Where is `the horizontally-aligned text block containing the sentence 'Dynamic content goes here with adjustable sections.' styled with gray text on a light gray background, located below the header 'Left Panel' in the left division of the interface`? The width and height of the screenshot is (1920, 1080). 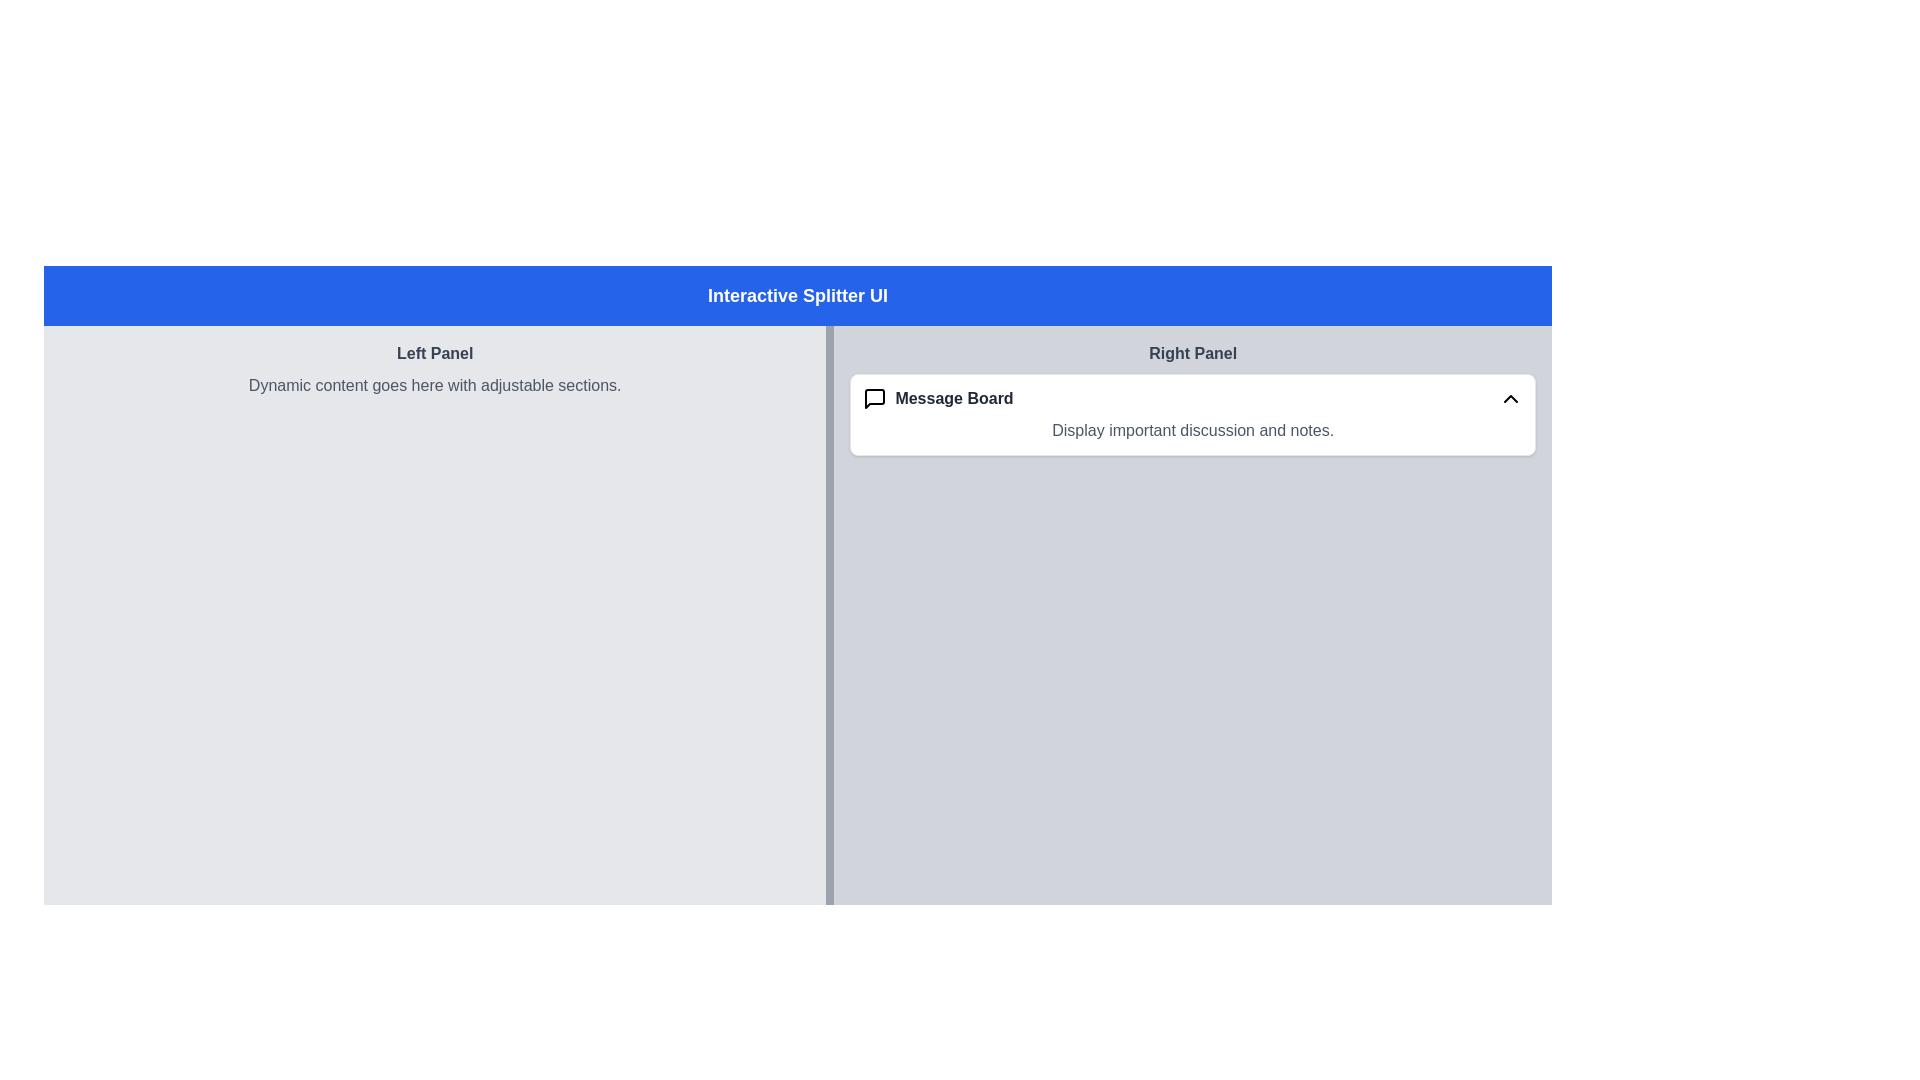 the horizontally-aligned text block containing the sentence 'Dynamic content goes here with adjustable sections.' styled with gray text on a light gray background, located below the header 'Left Panel' in the left division of the interface is located at coordinates (434, 385).